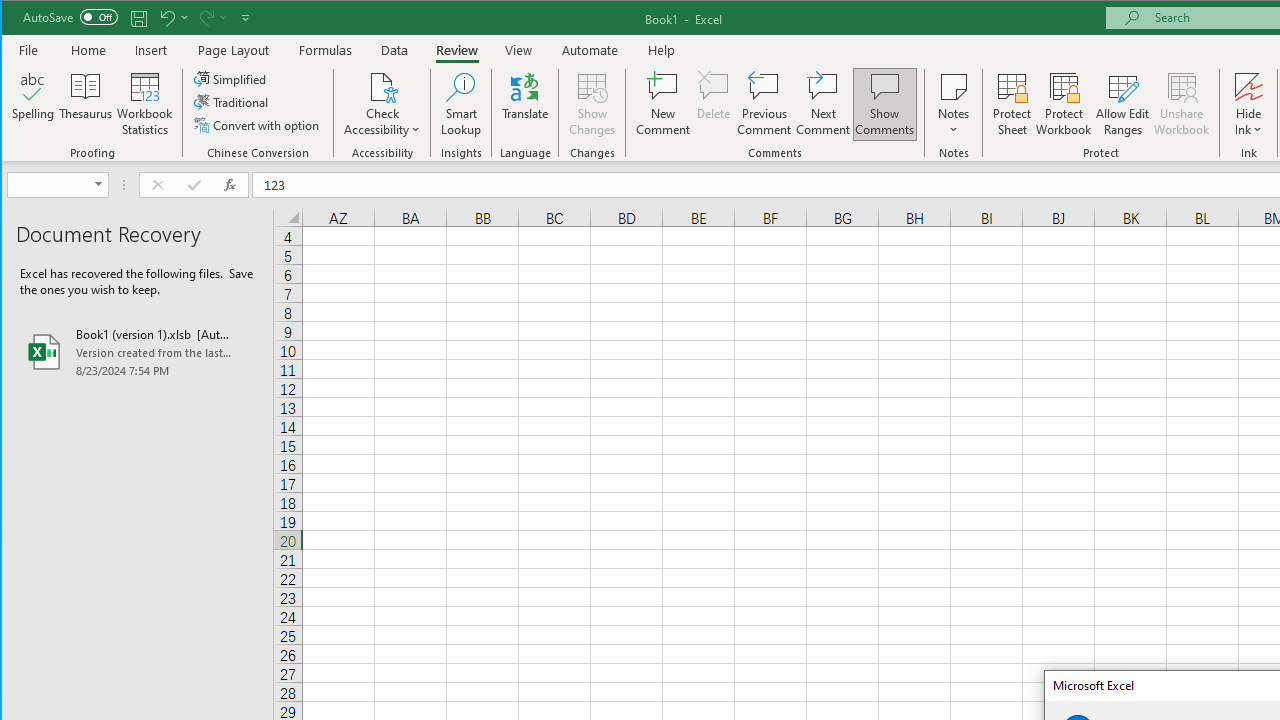 The height and width of the screenshot is (720, 1280). I want to click on 'Quick Access Toolbar', so click(137, 18).